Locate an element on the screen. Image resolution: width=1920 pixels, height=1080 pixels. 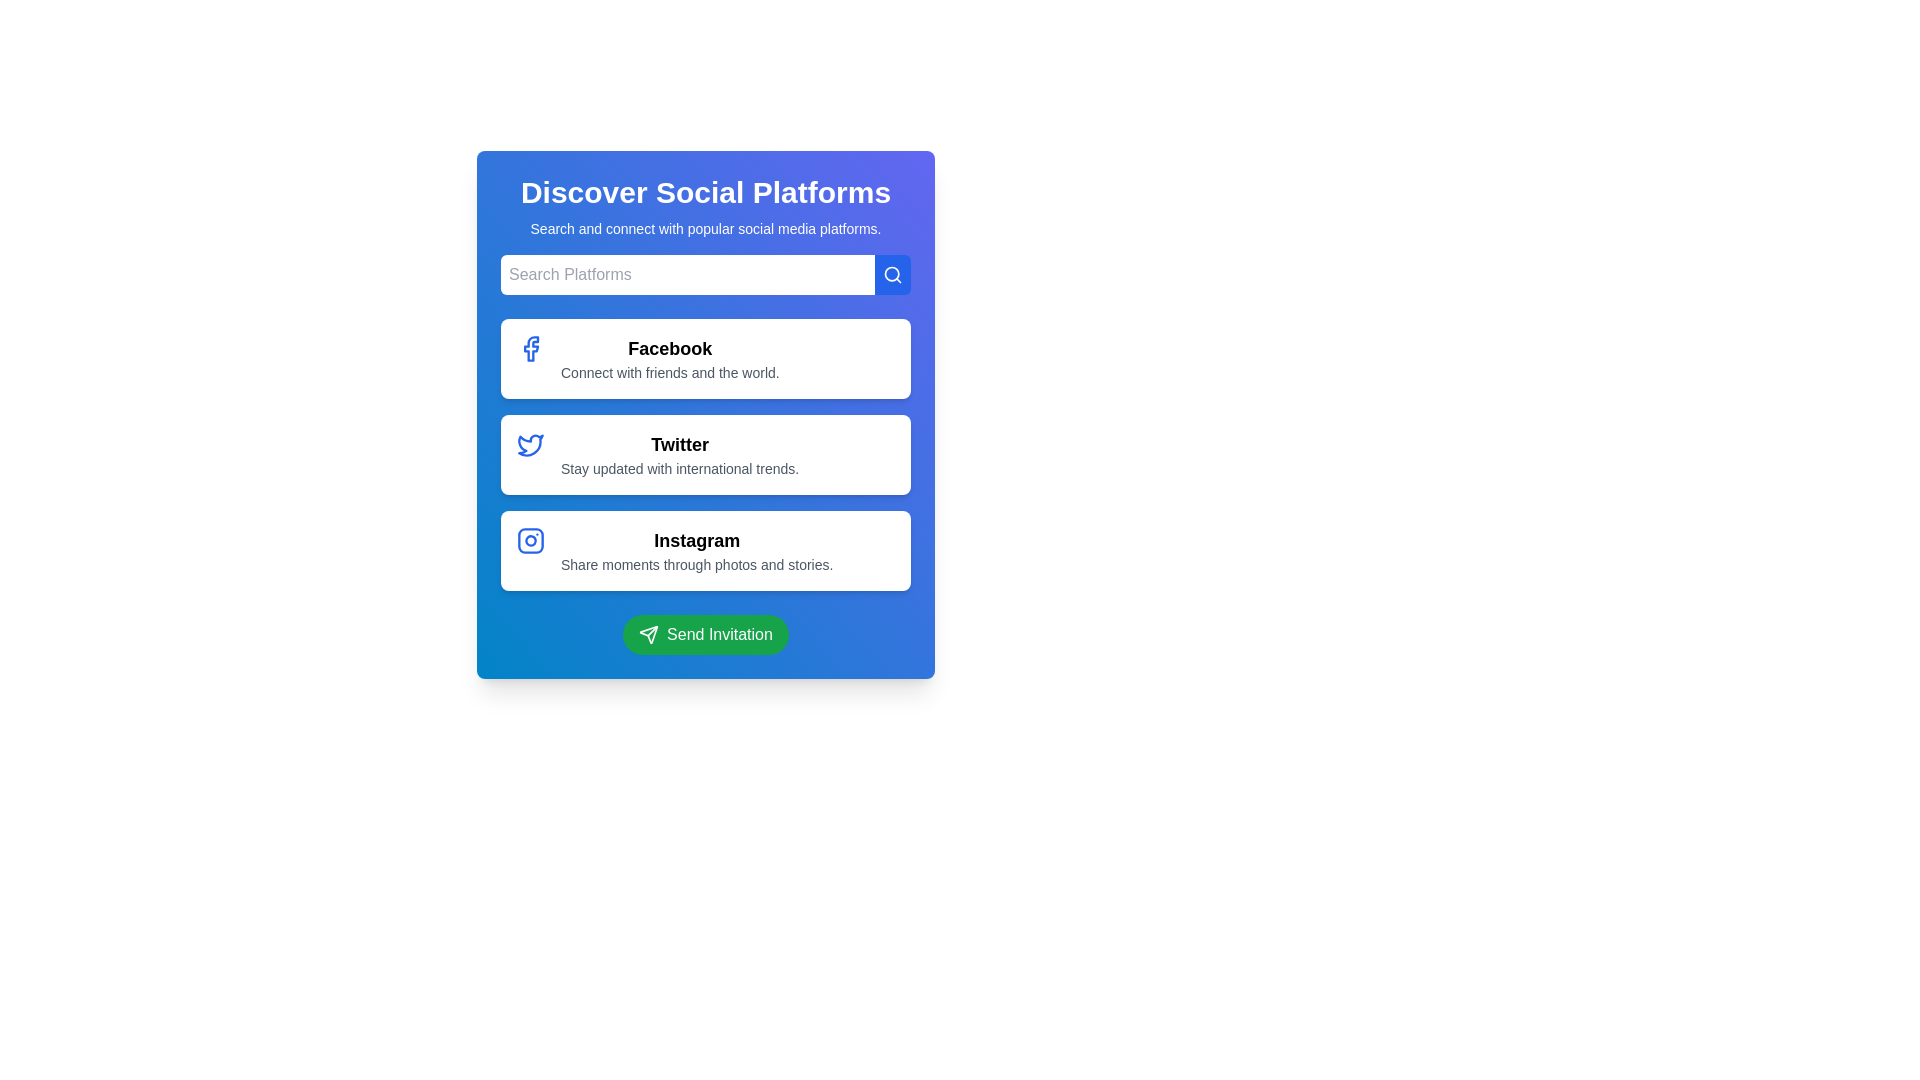
the Instagram icon located as the third button in a vertical list of social media buttons below the search bar is located at coordinates (531, 540).